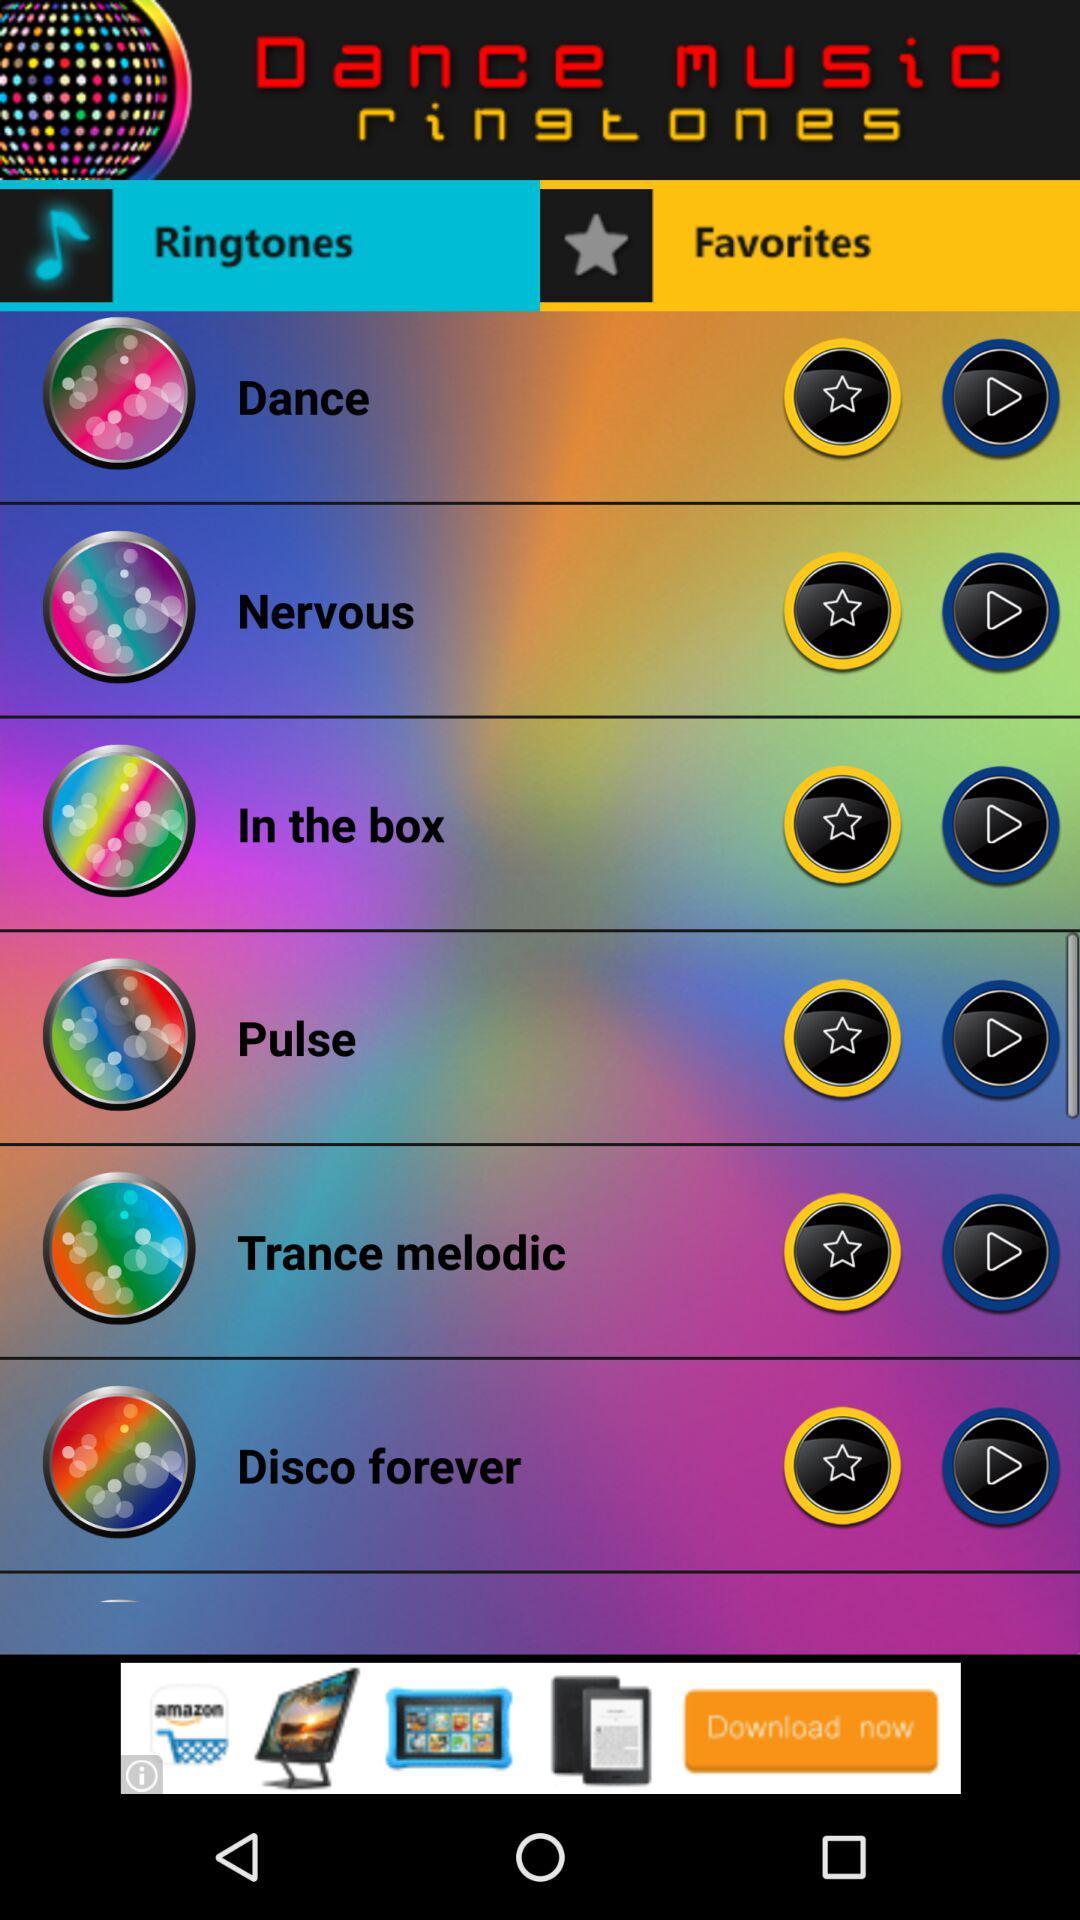 The image size is (1080, 1920). What do you see at coordinates (1000, 808) in the screenshot?
I see `ringtone` at bounding box center [1000, 808].